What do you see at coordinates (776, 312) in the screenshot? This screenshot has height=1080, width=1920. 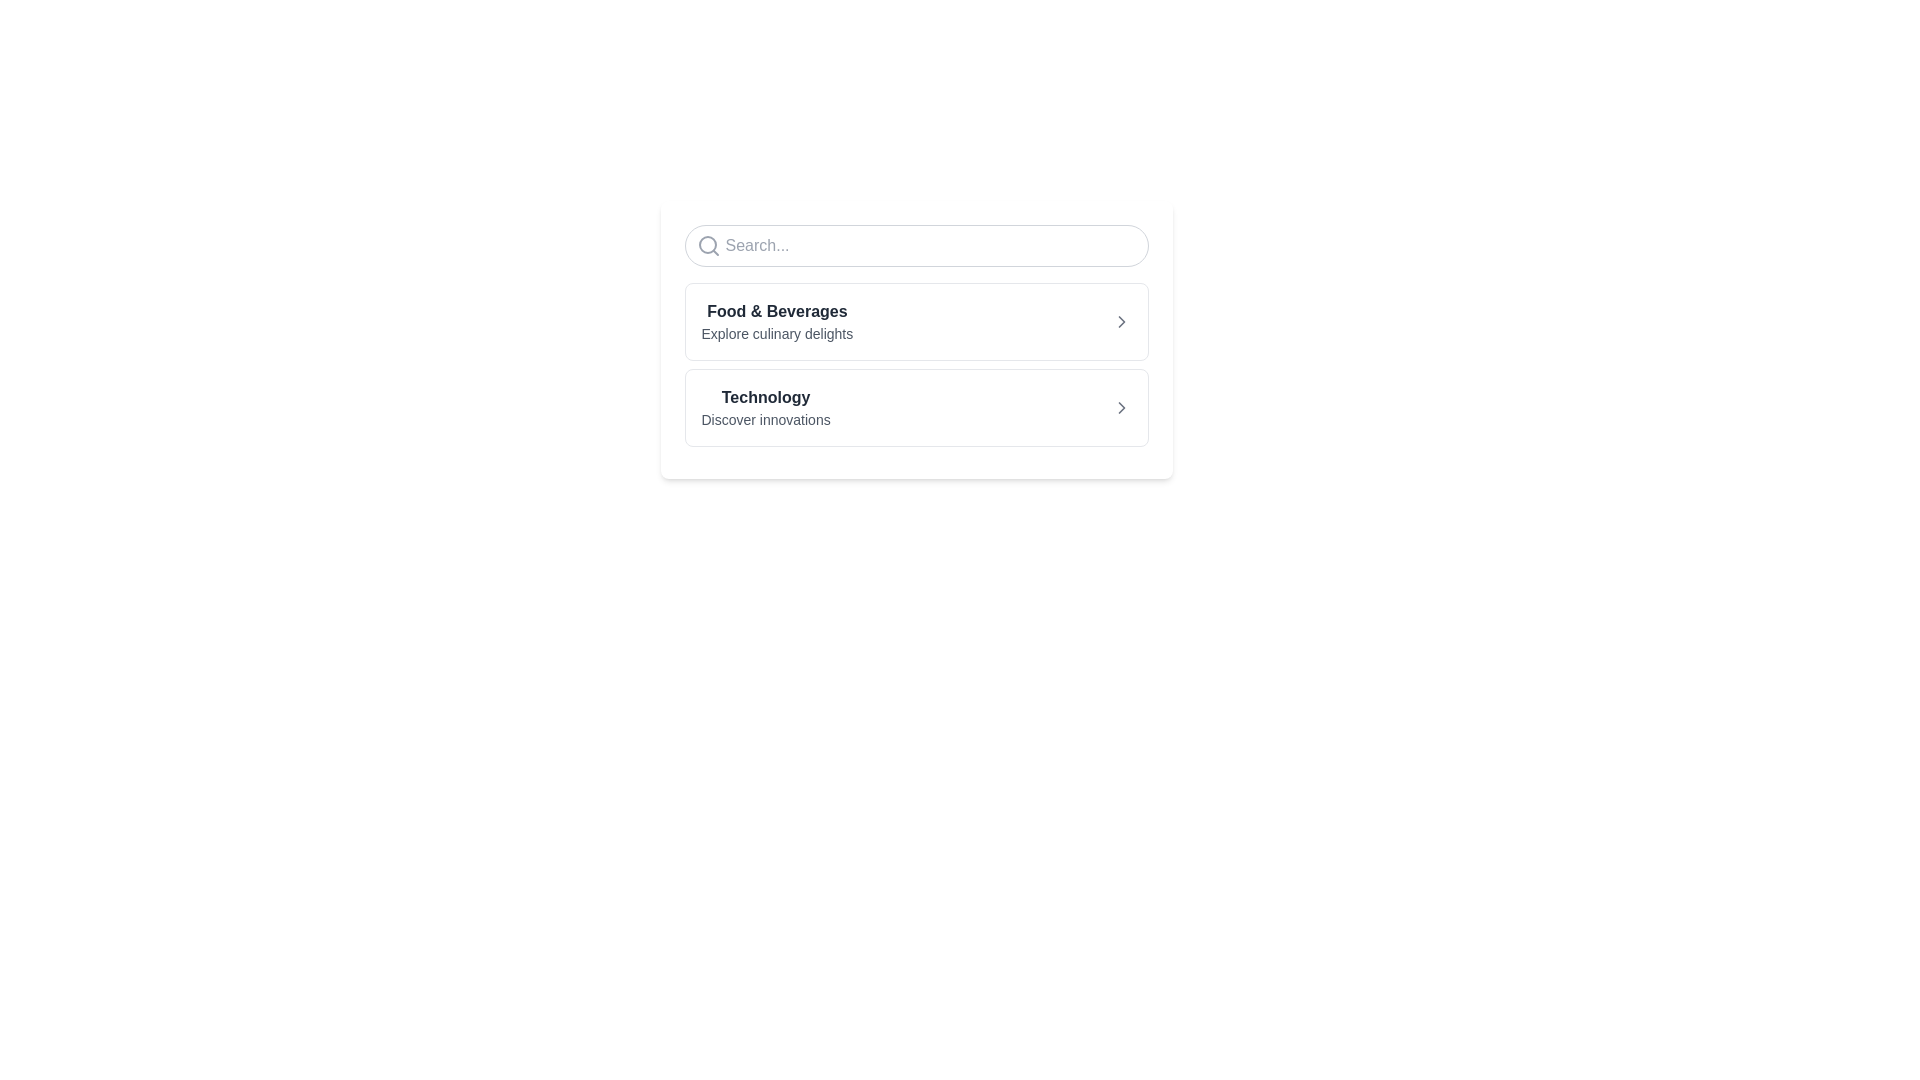 I see `the text label that serves as a category header for food and beverages, located just below the search bar in the central panel` at bounding box center [776, 312].